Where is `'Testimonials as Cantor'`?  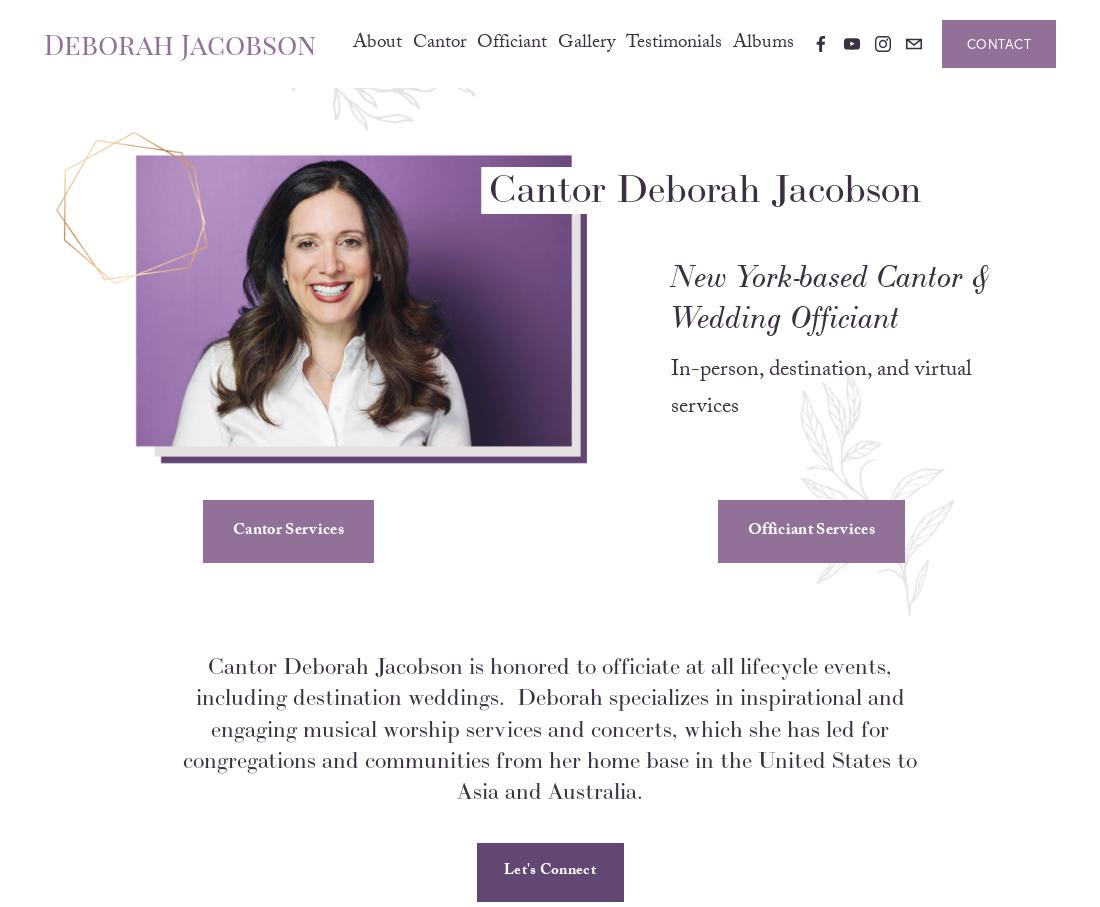 'Testimonials as Cantor' is located at coordinates (634, 125).